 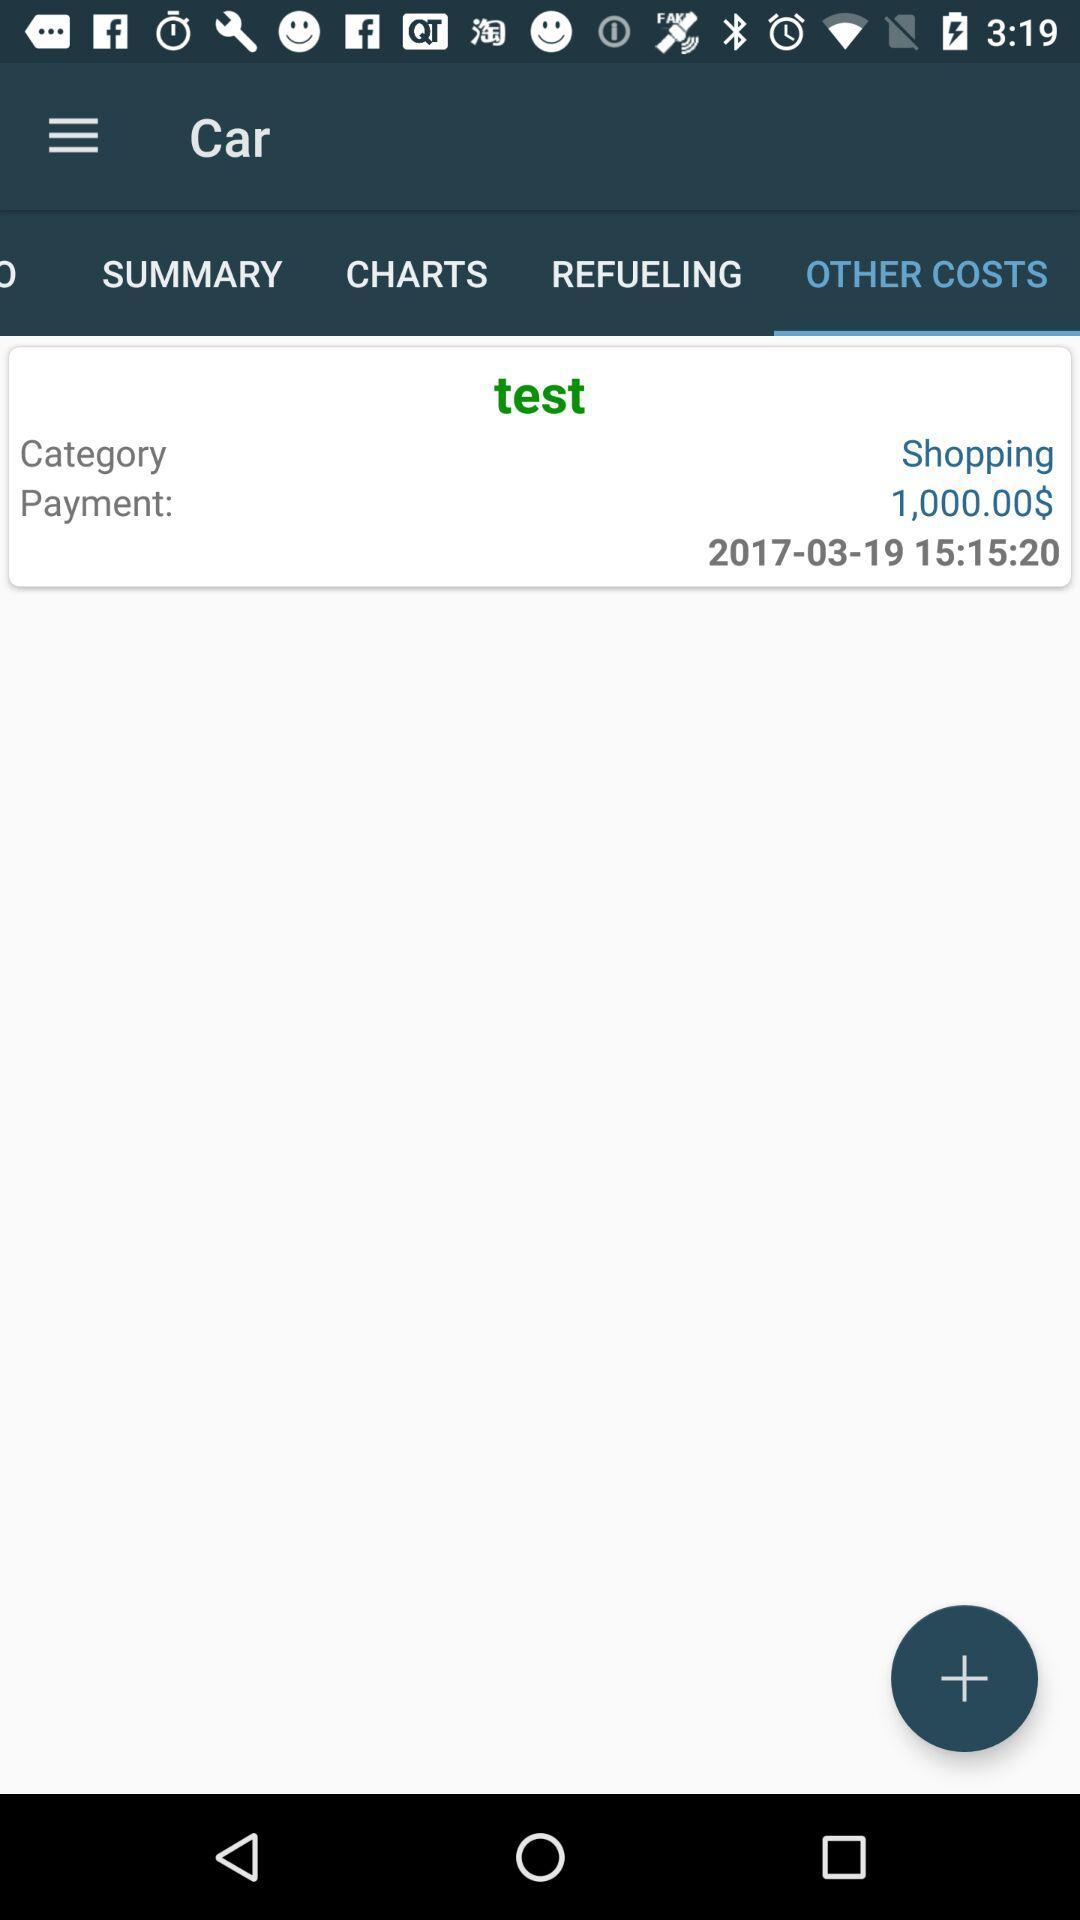 What do you see at coordinates (883, 551) in the screenshot?
I see `2017 03 19` at bounding box center [883, 551].